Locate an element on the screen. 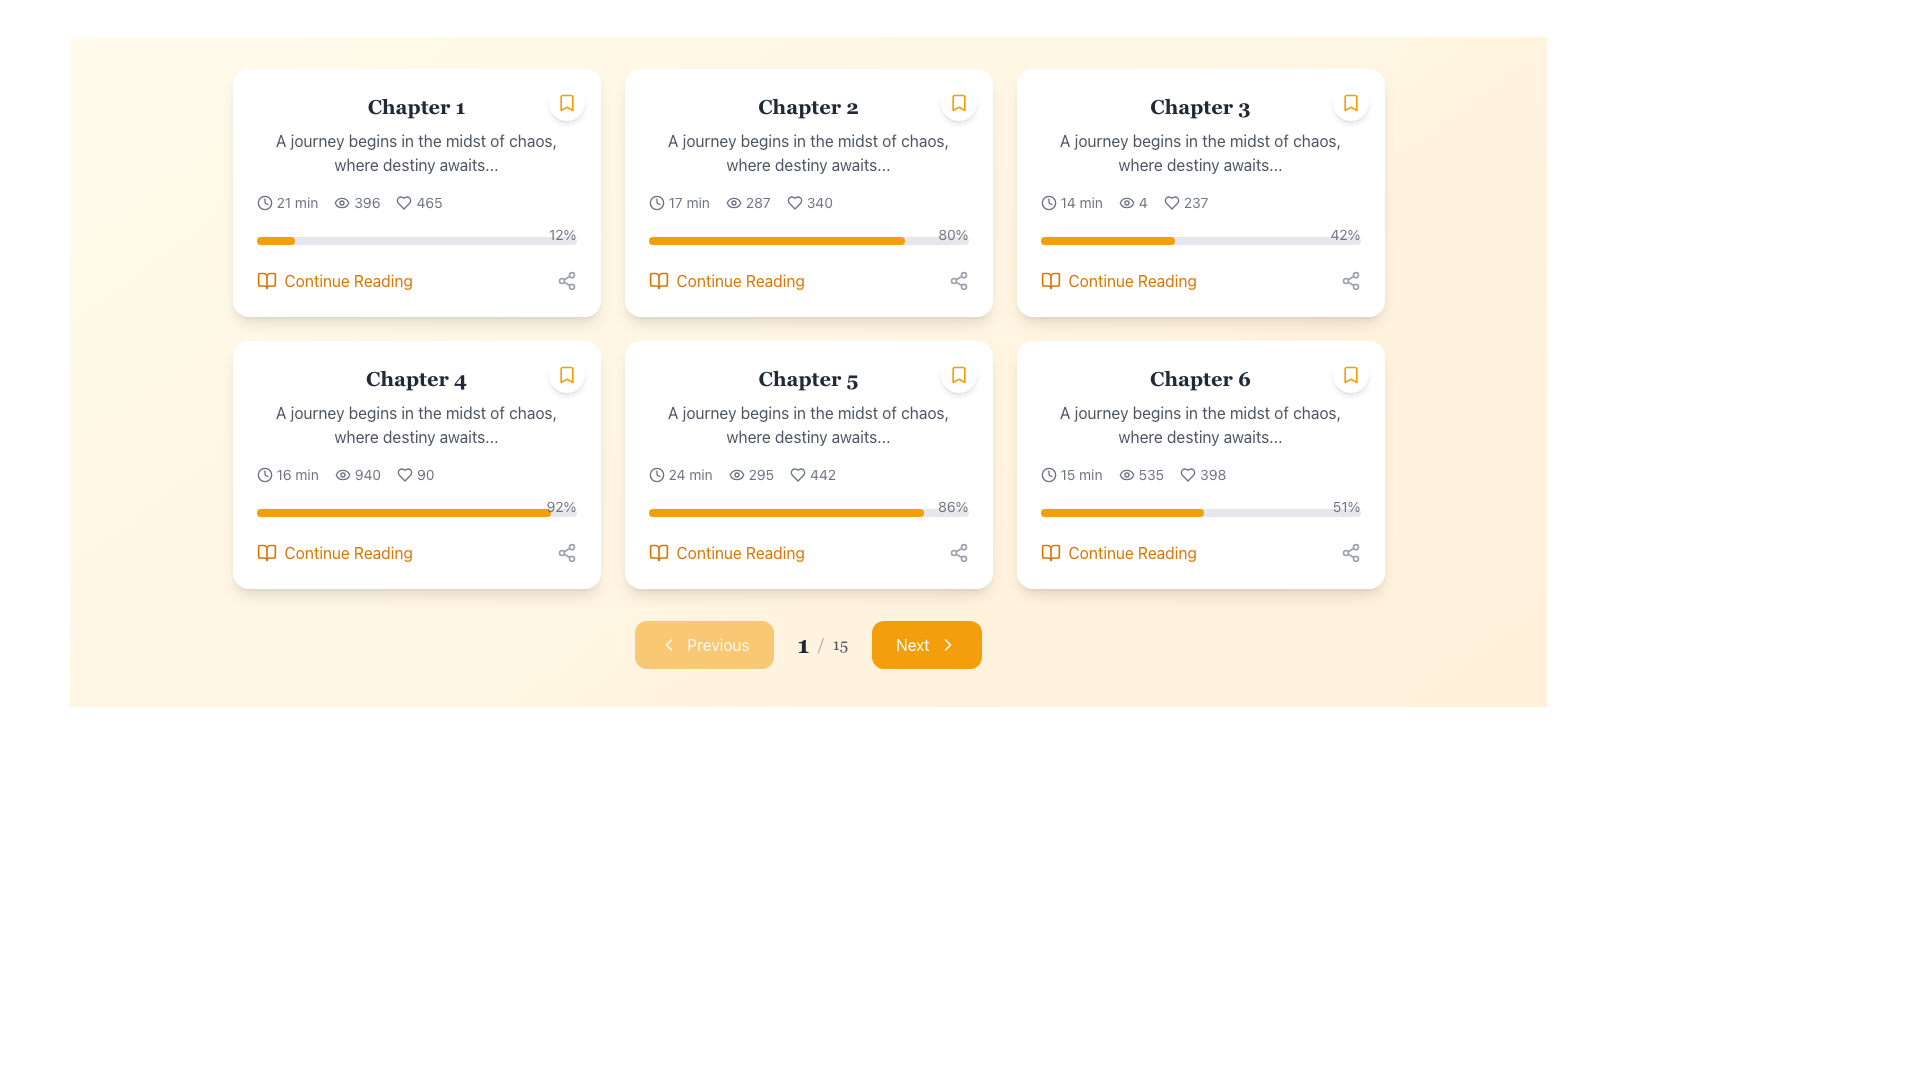  the heart-shaped icon located between the labels '287' and '340' in the second card of the top row under 'Chapter 2' is located at coordinates (793, 203).